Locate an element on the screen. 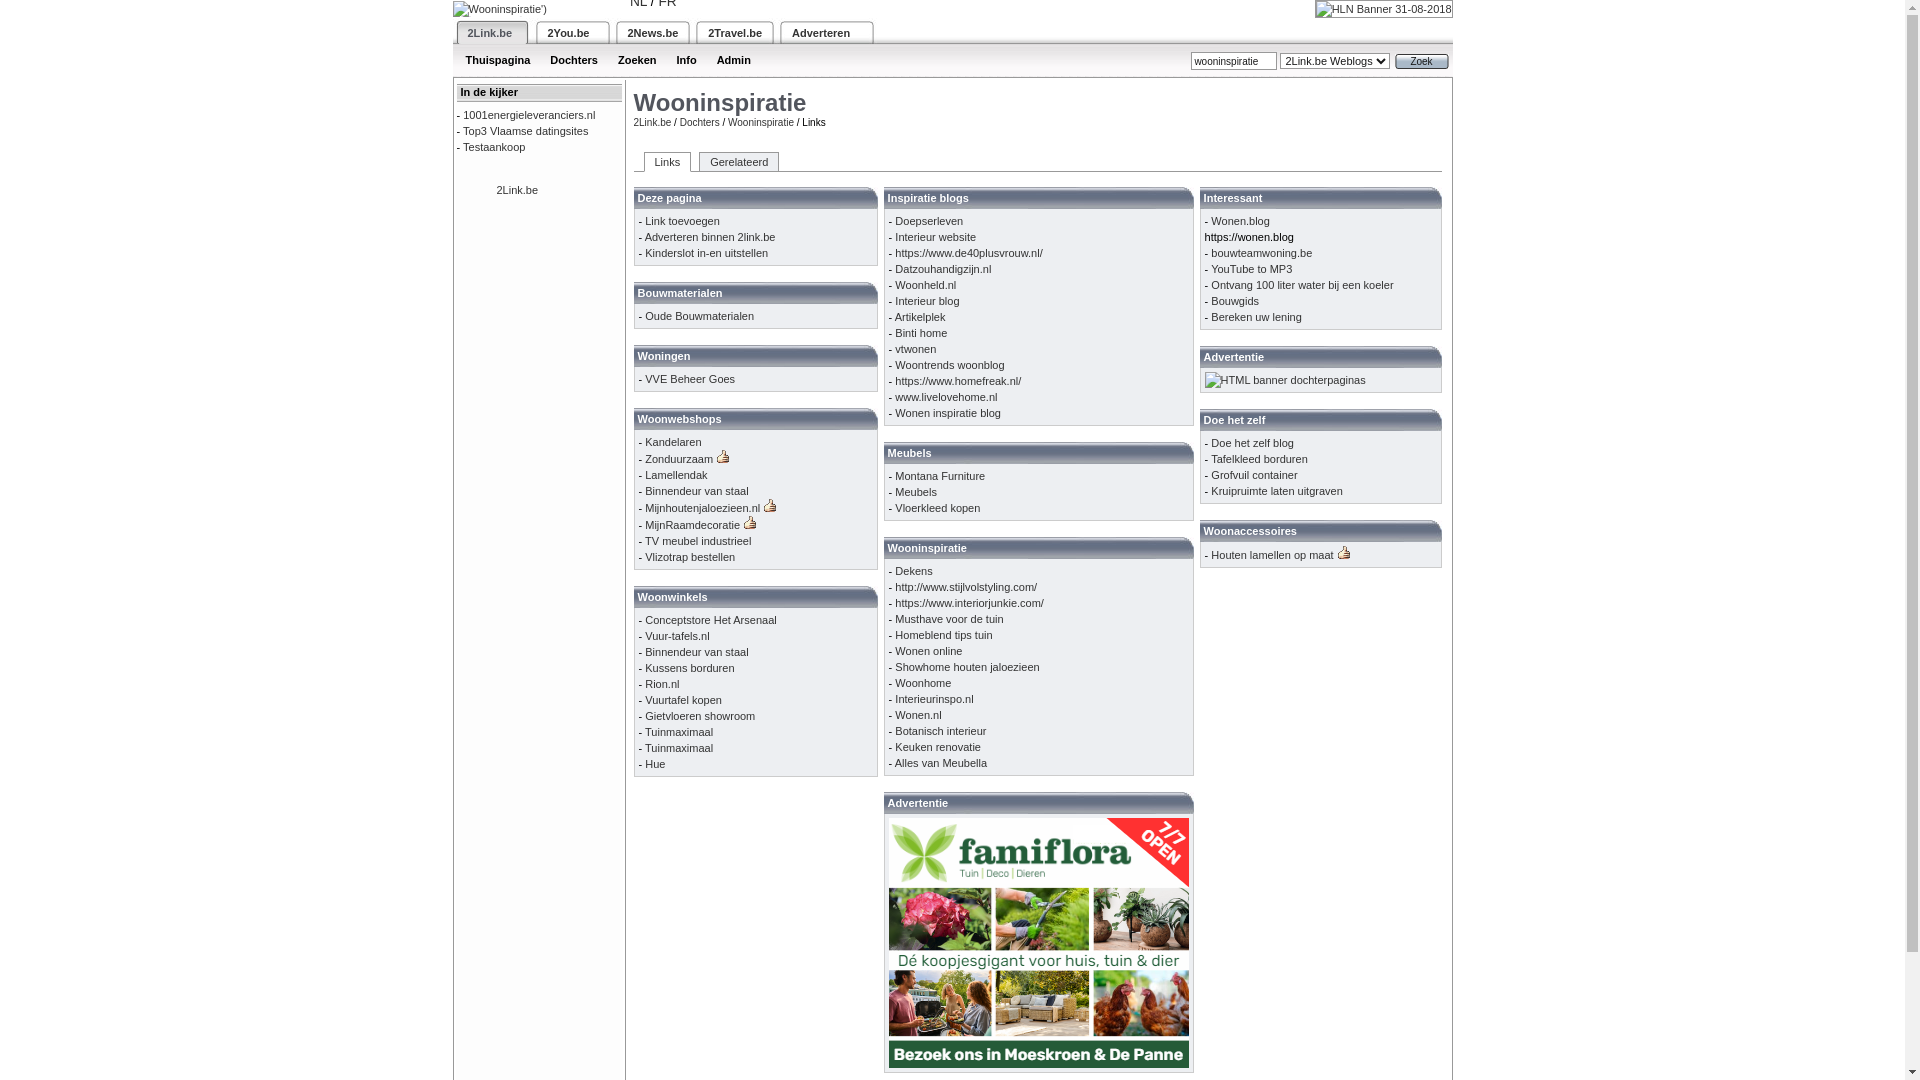  'Tafelkleed borduren' is located at coordinates (1258, 459).